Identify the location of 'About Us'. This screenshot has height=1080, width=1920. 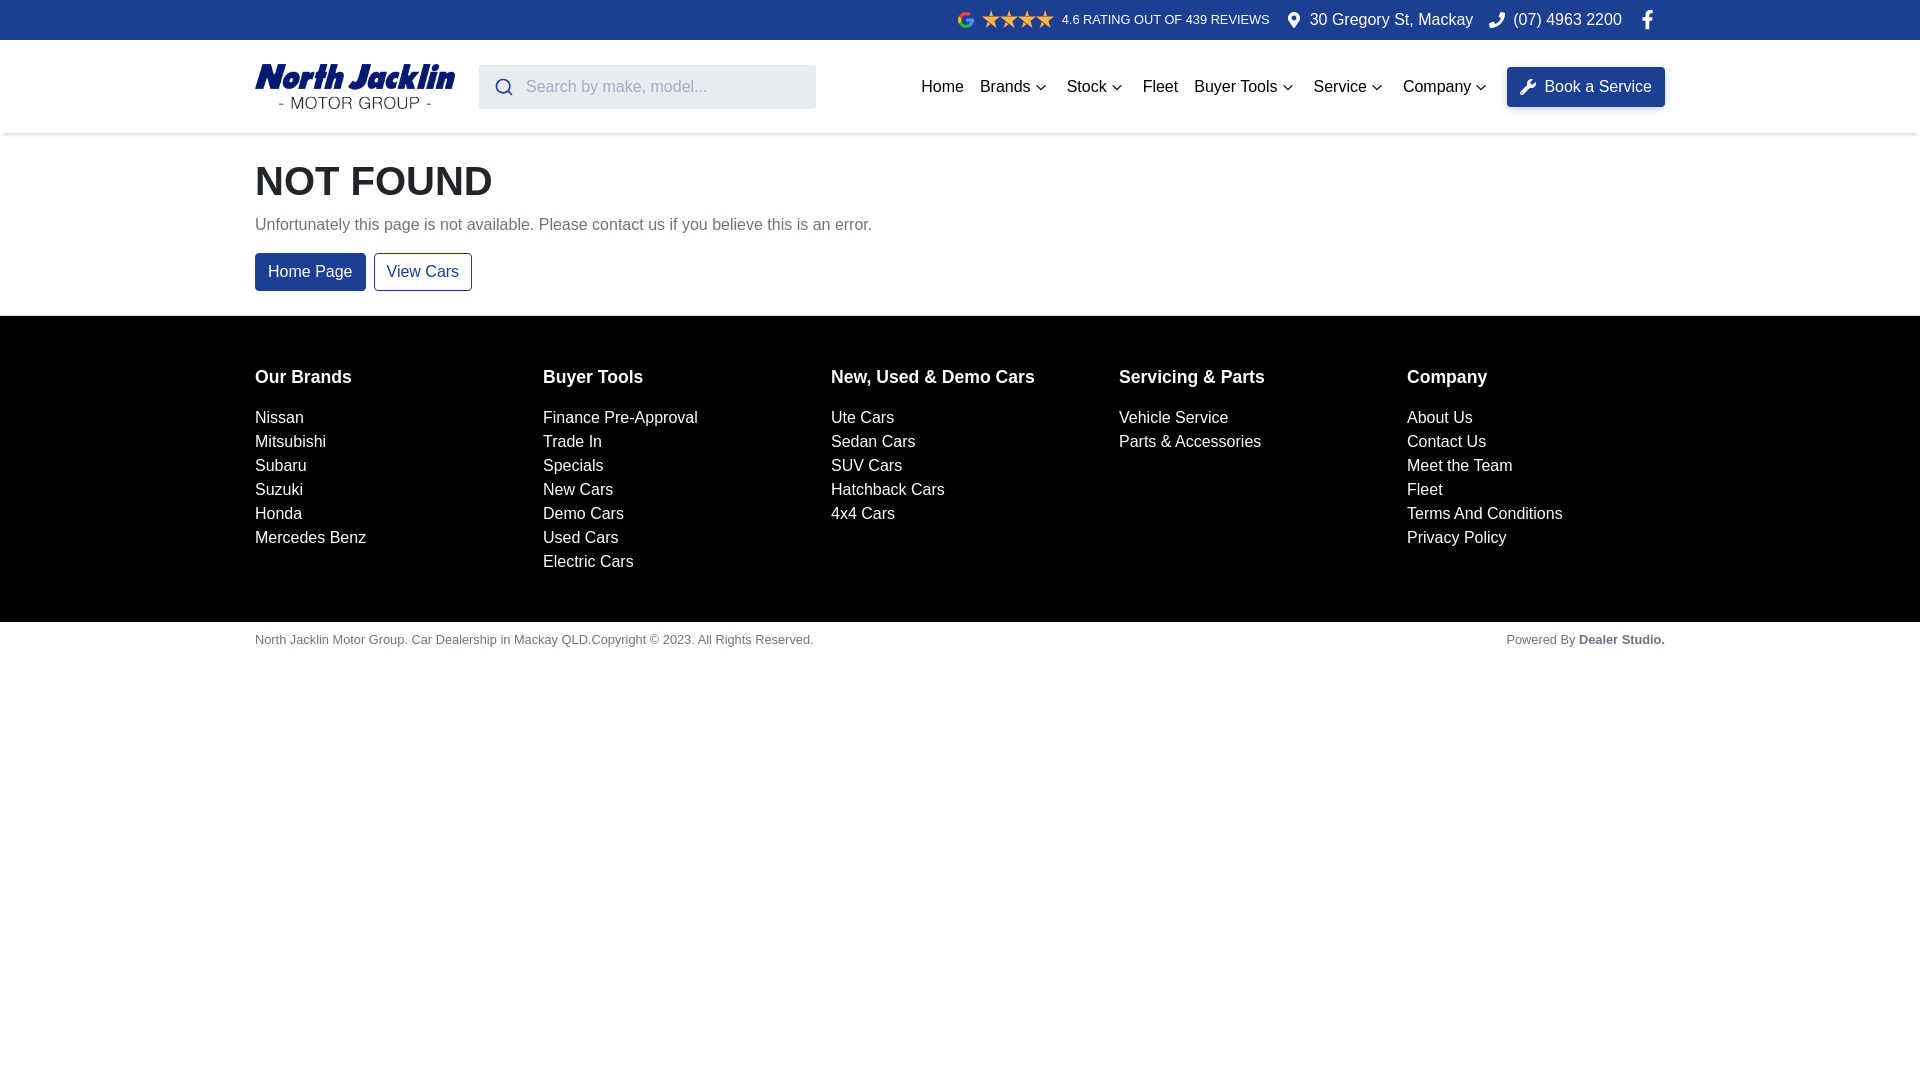
(1440, 416).